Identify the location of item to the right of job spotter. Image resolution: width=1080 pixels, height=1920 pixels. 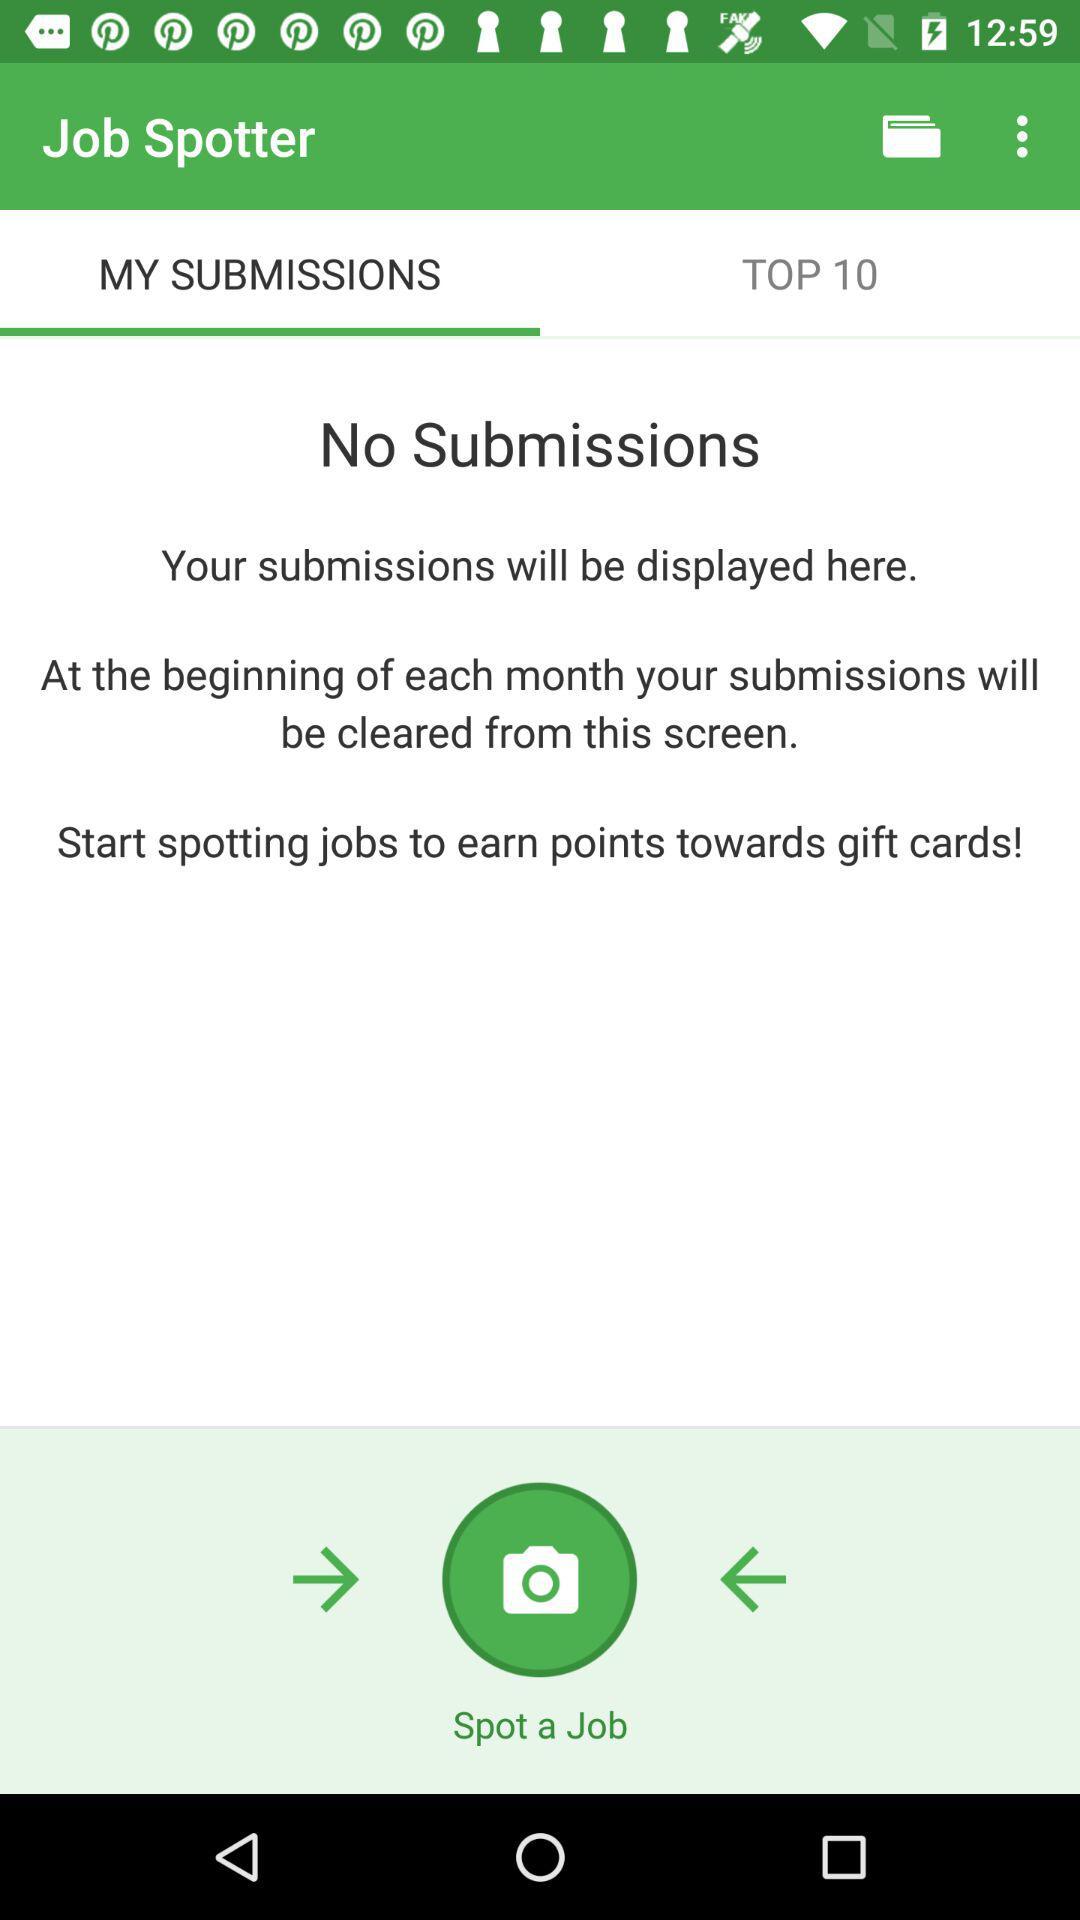
(911, 135).